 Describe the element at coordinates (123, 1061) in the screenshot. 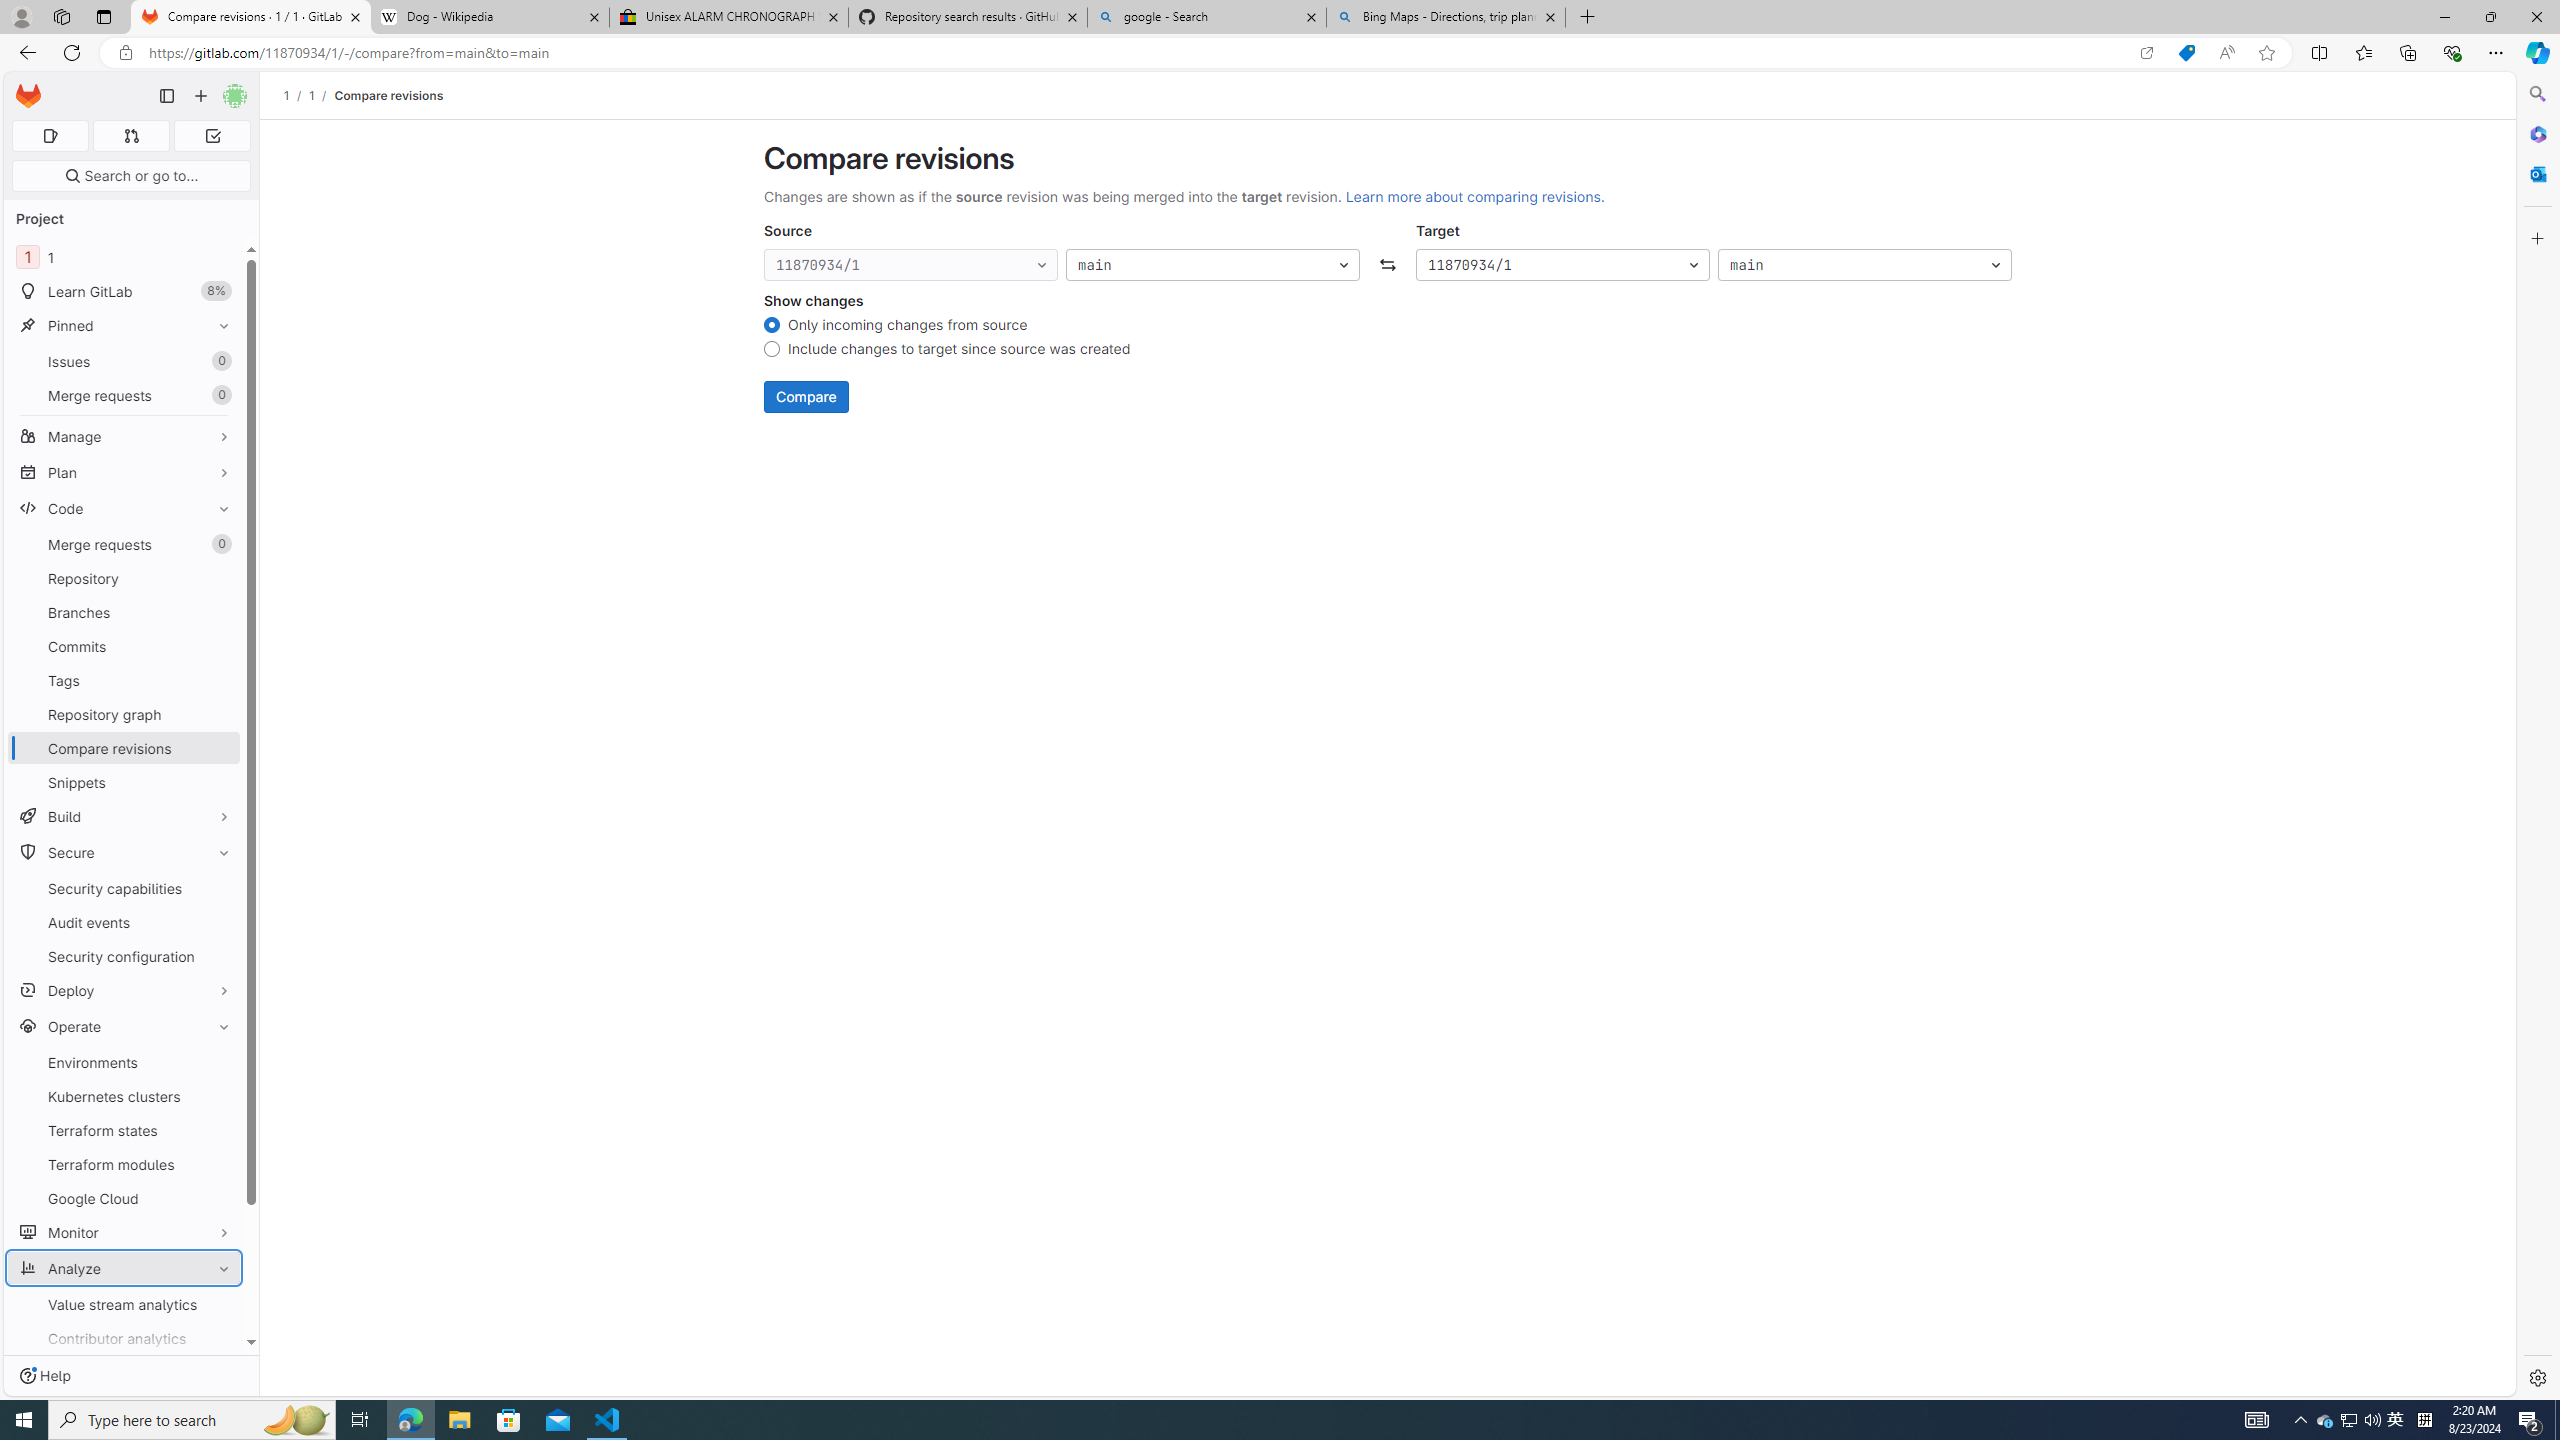

I see `'Environments'` at that location.